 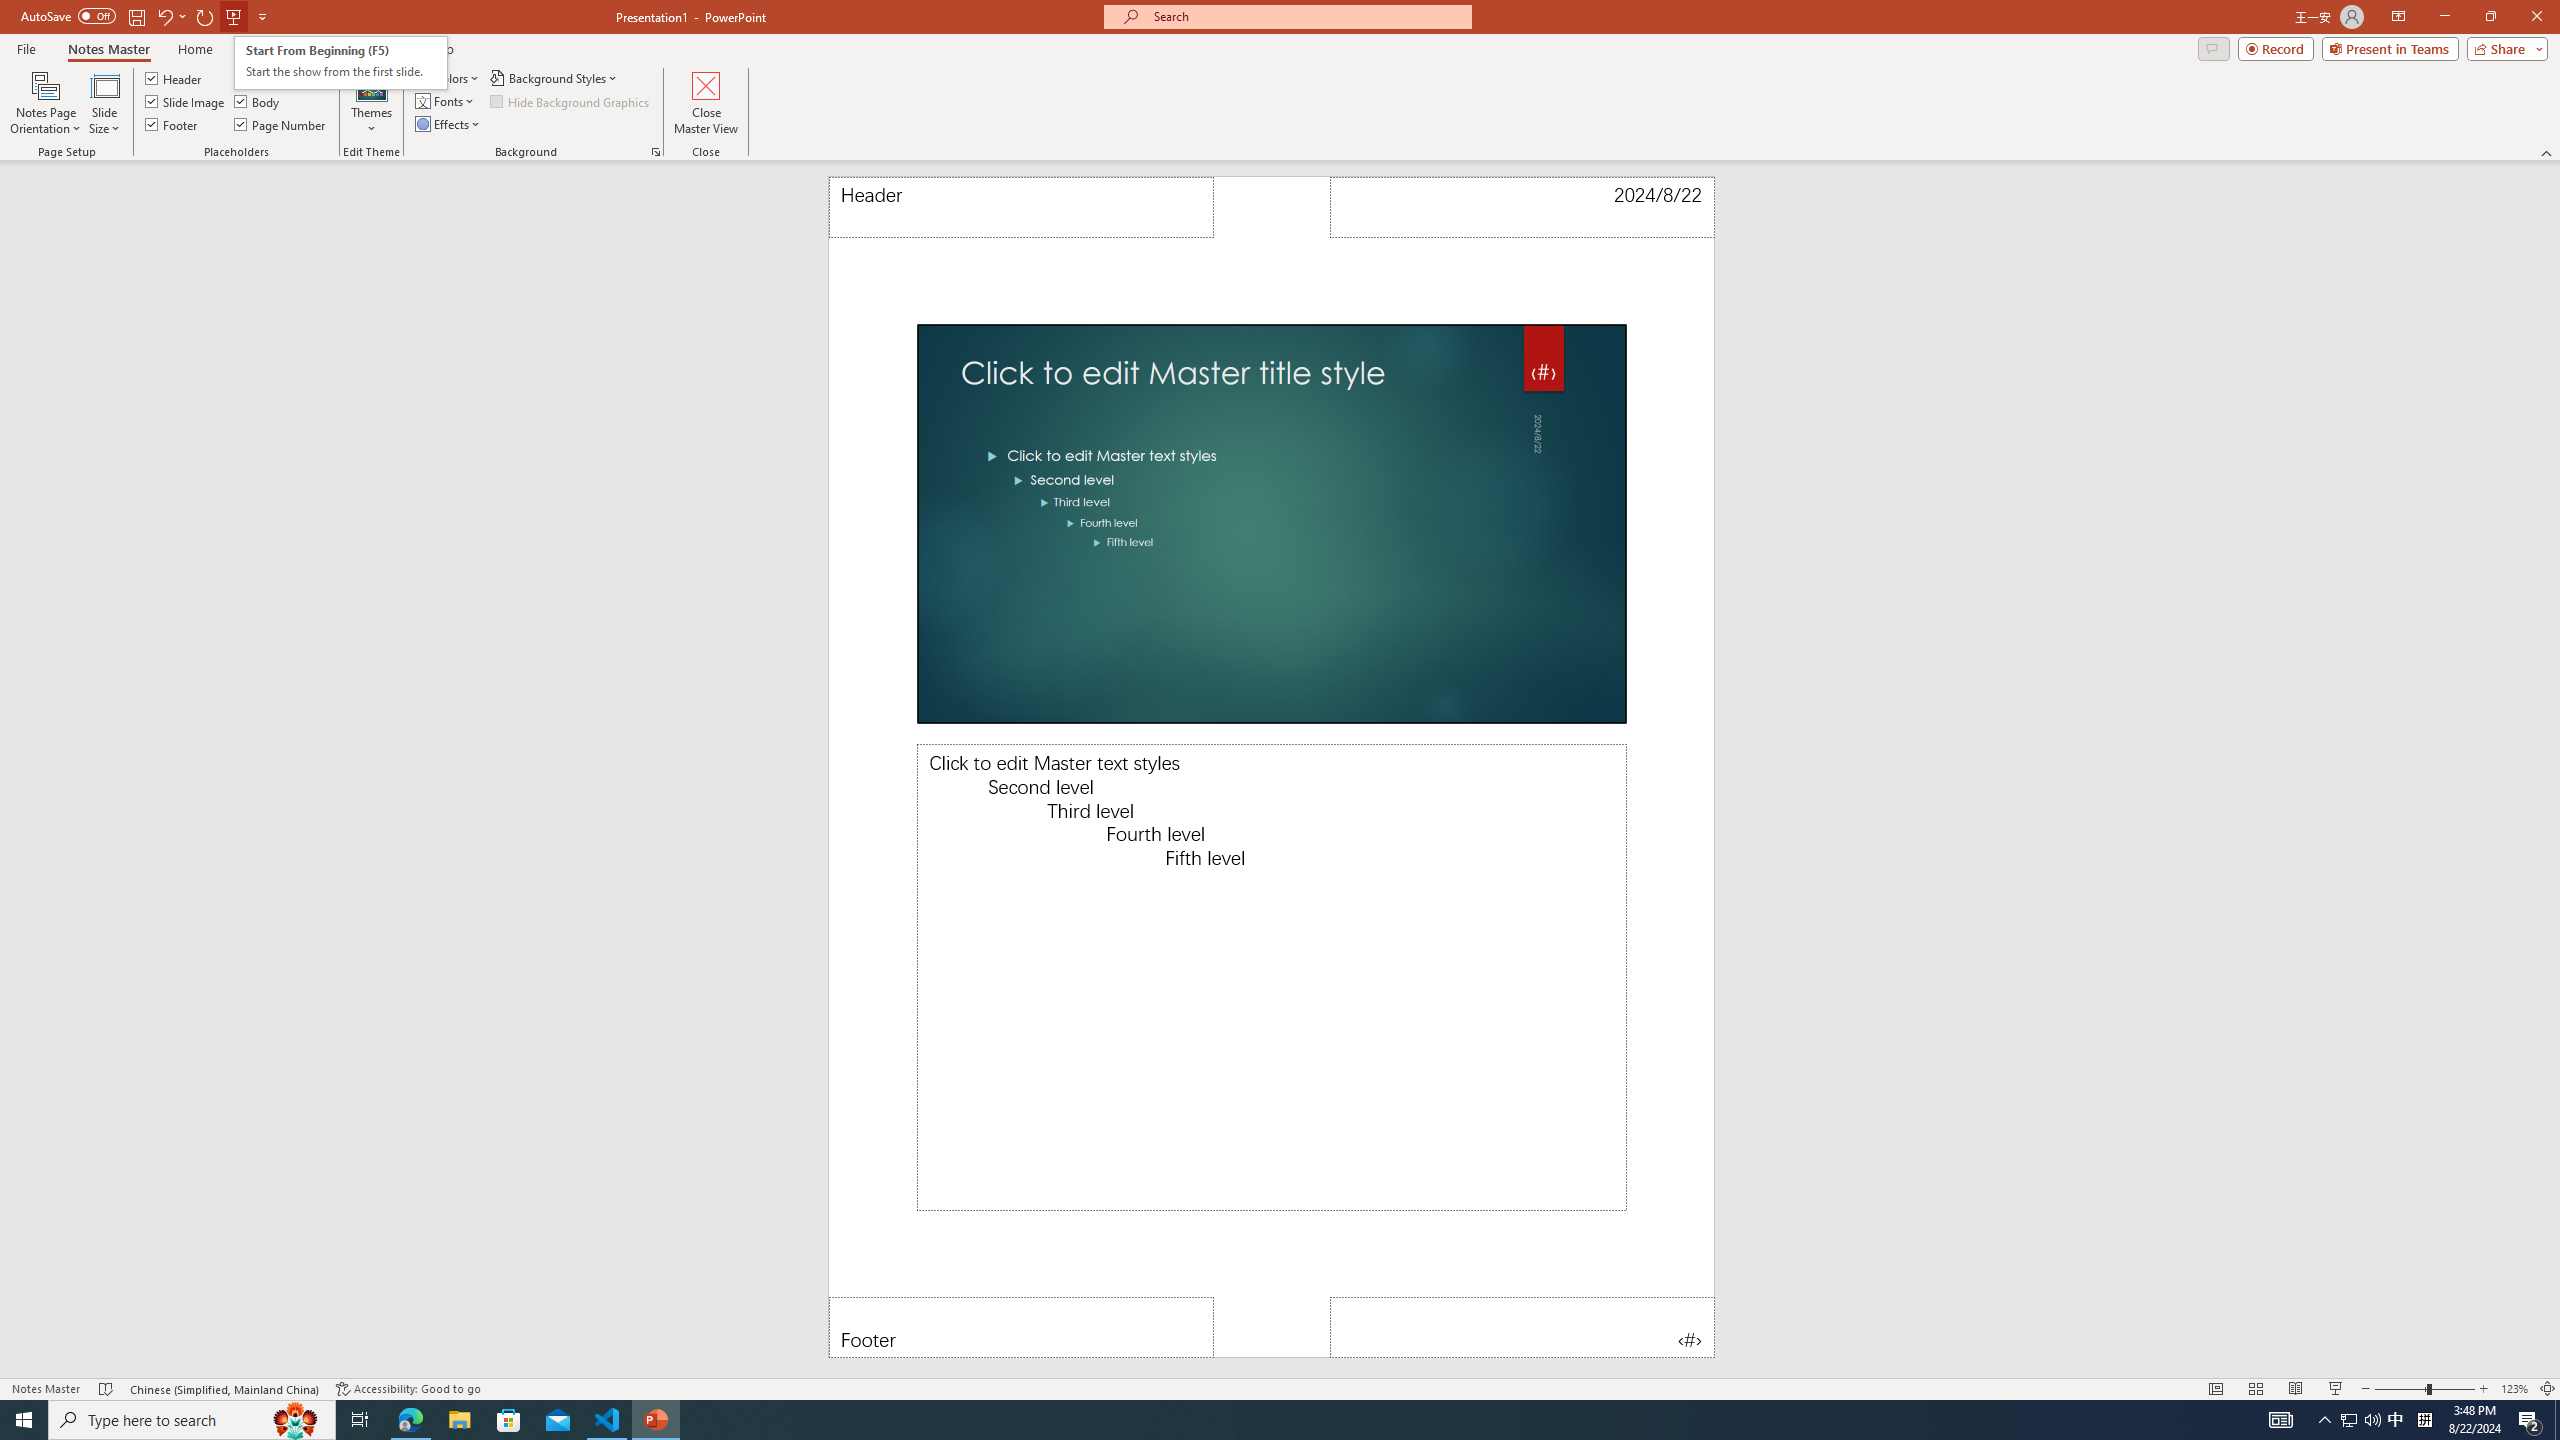 I want to click on 'Effects', so click(x=448, y=122).